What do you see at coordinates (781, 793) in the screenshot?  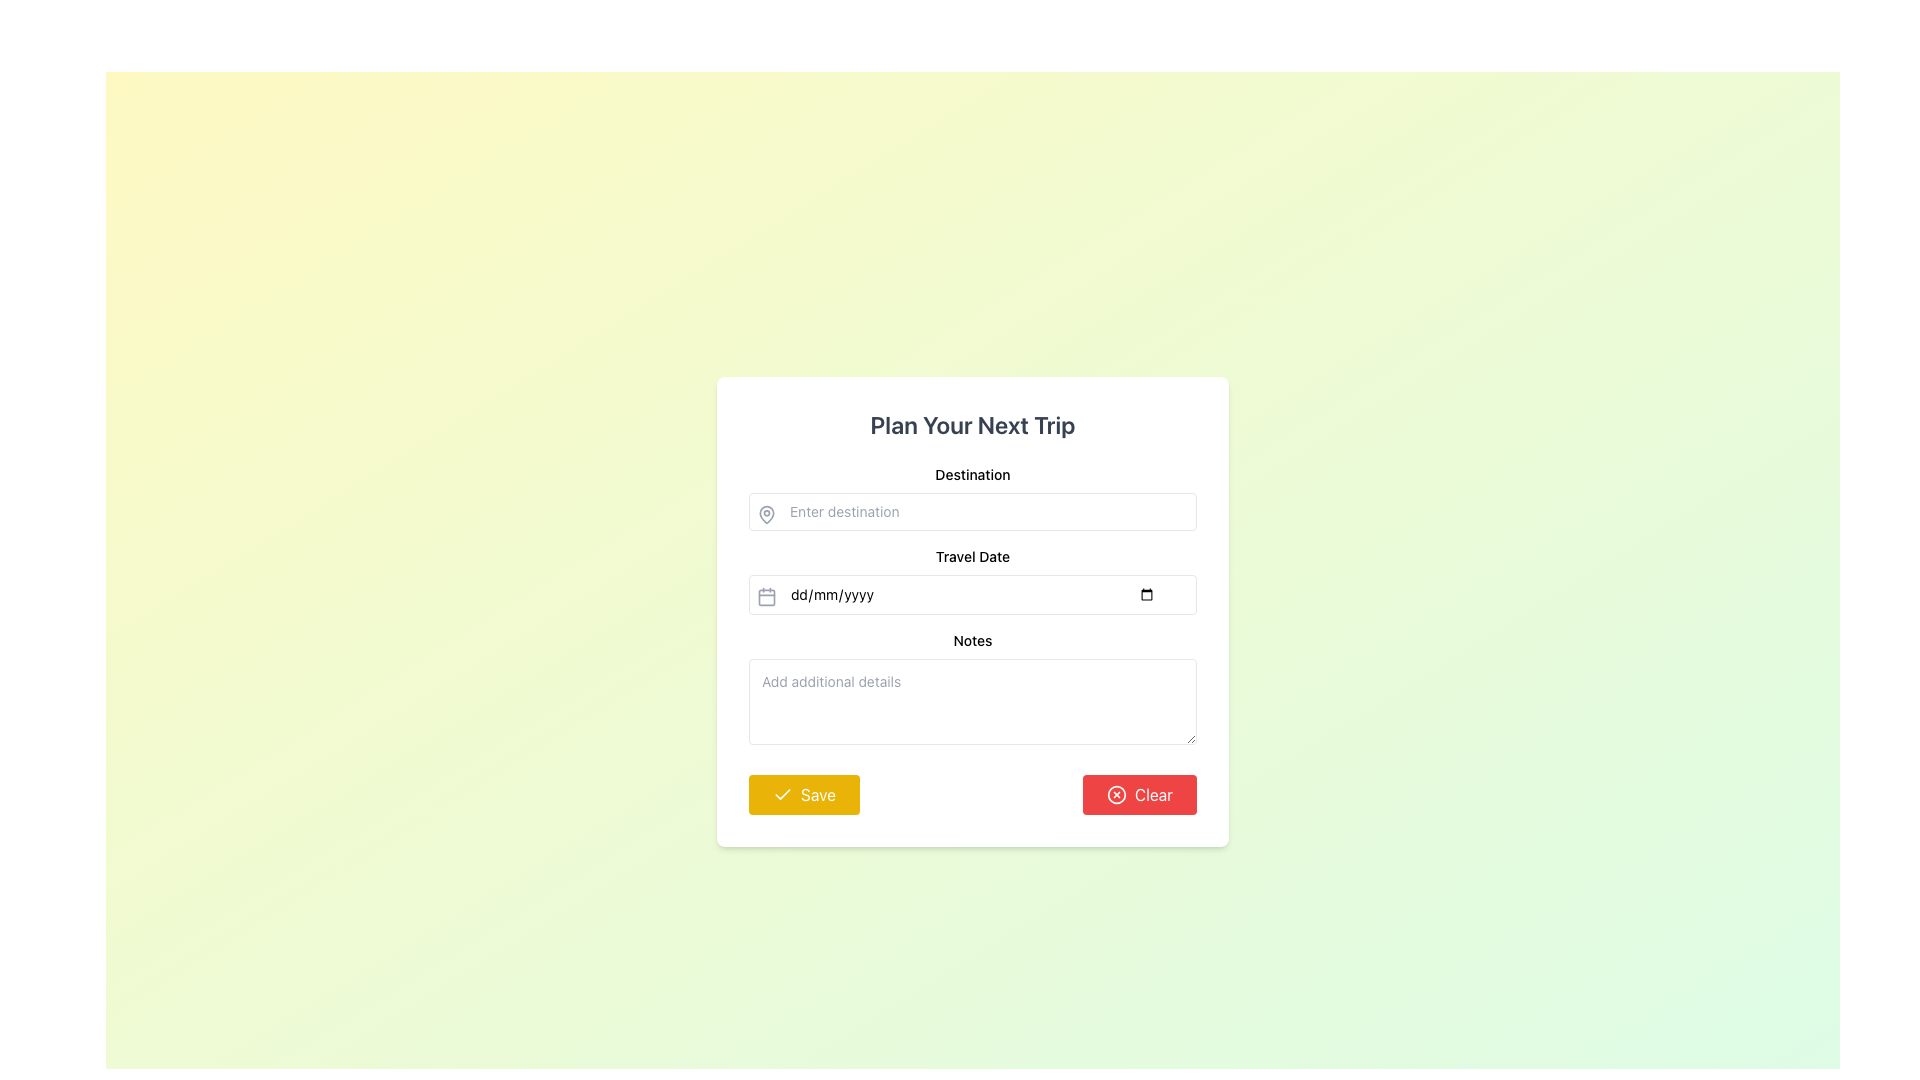 I see `the small checkmark icon located within the yellow 'Save' button, which is positioned in the bottom-left corner of the form section` at bounding box center [781, 793].